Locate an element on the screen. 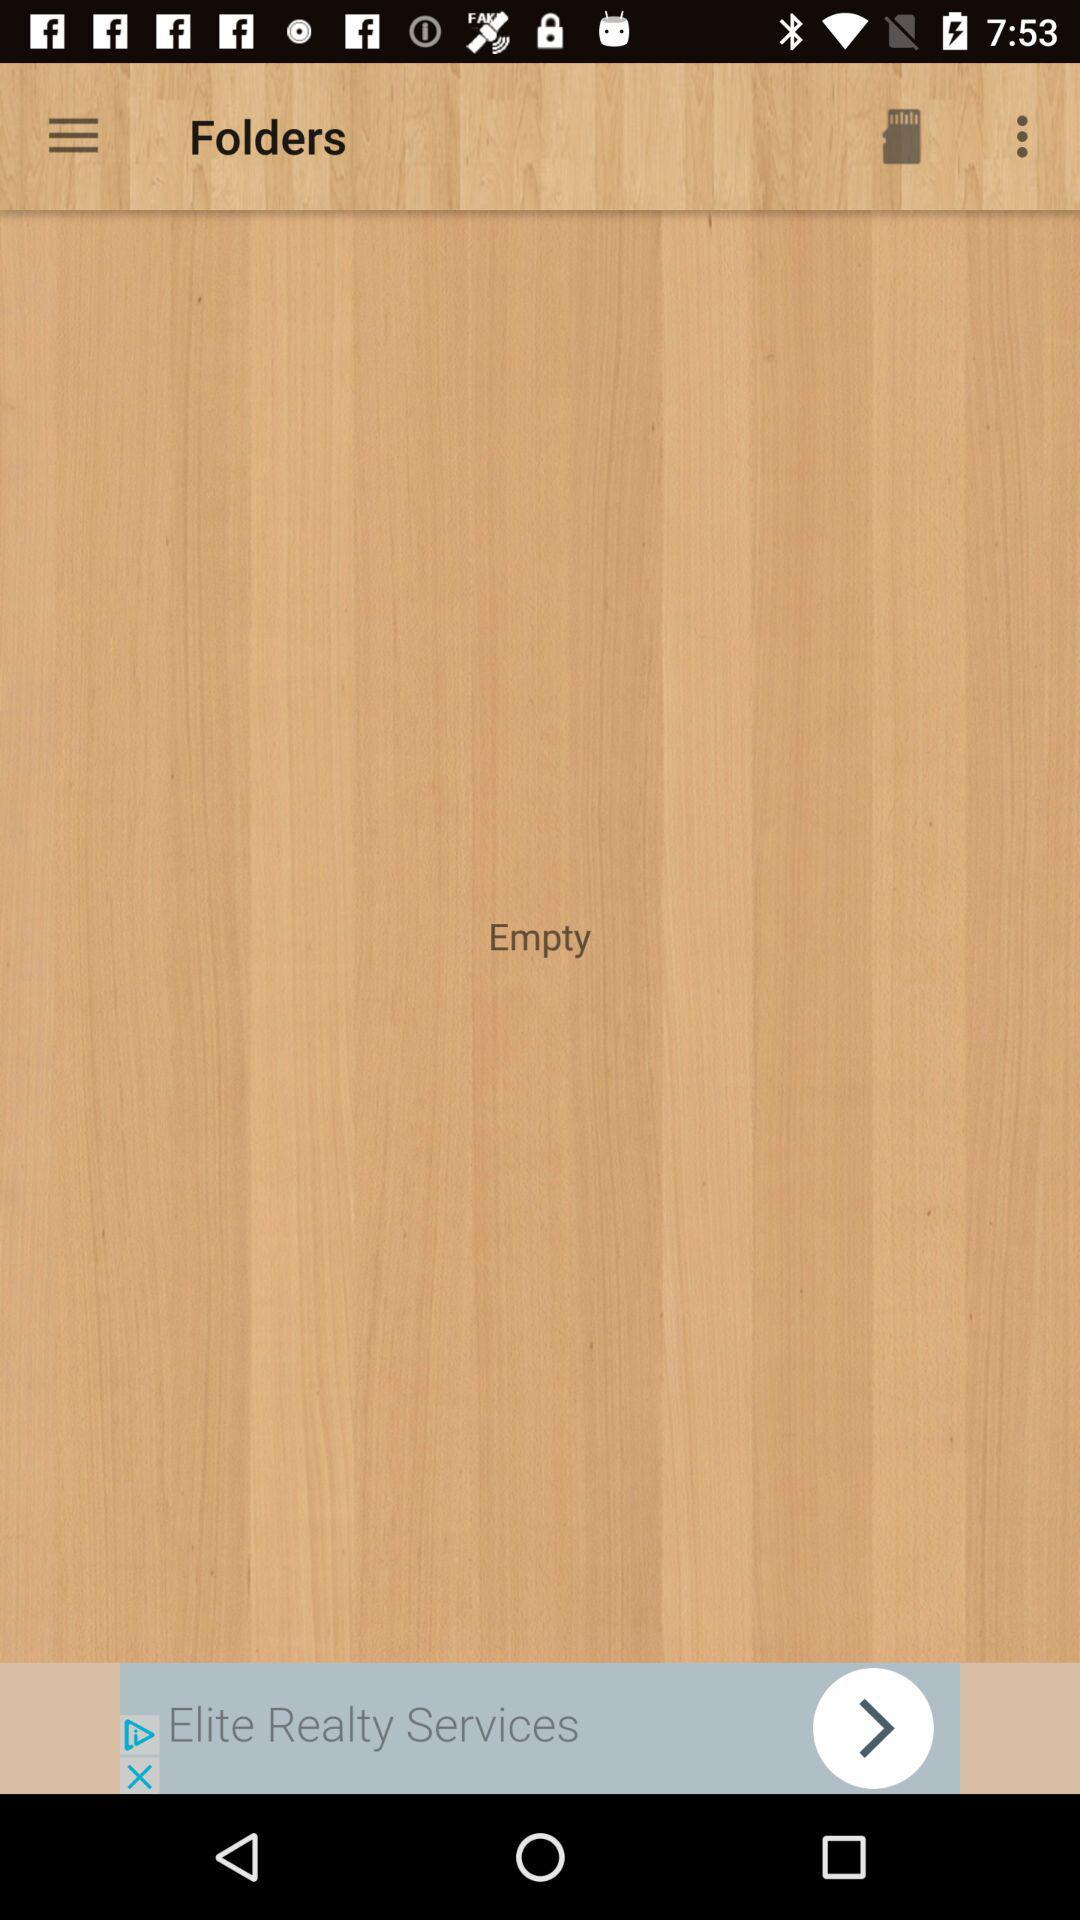 Image resolution: width=1080 pixels, height=1920 pixels. see advertisement is located at coordinates (540, 1727).